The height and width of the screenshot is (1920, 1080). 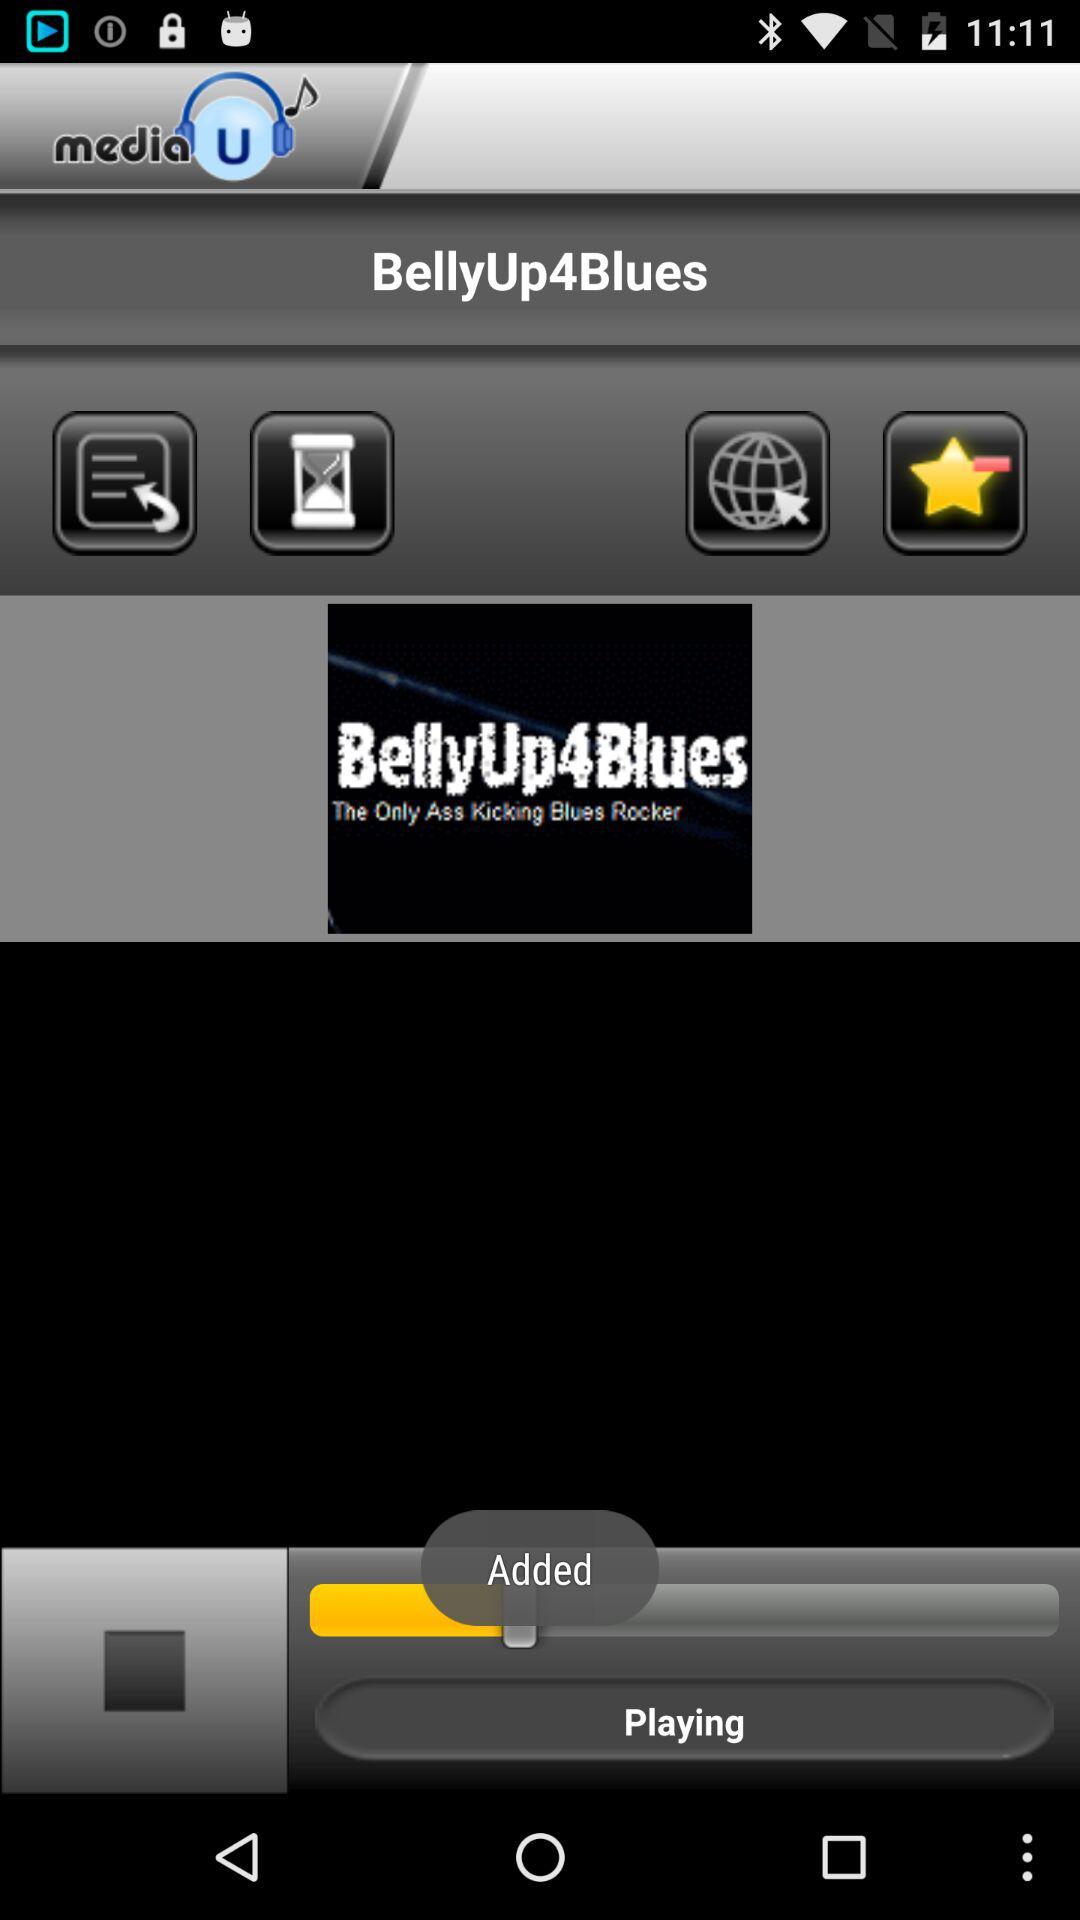 I want to click on stop, so click(x=143, y=1669).